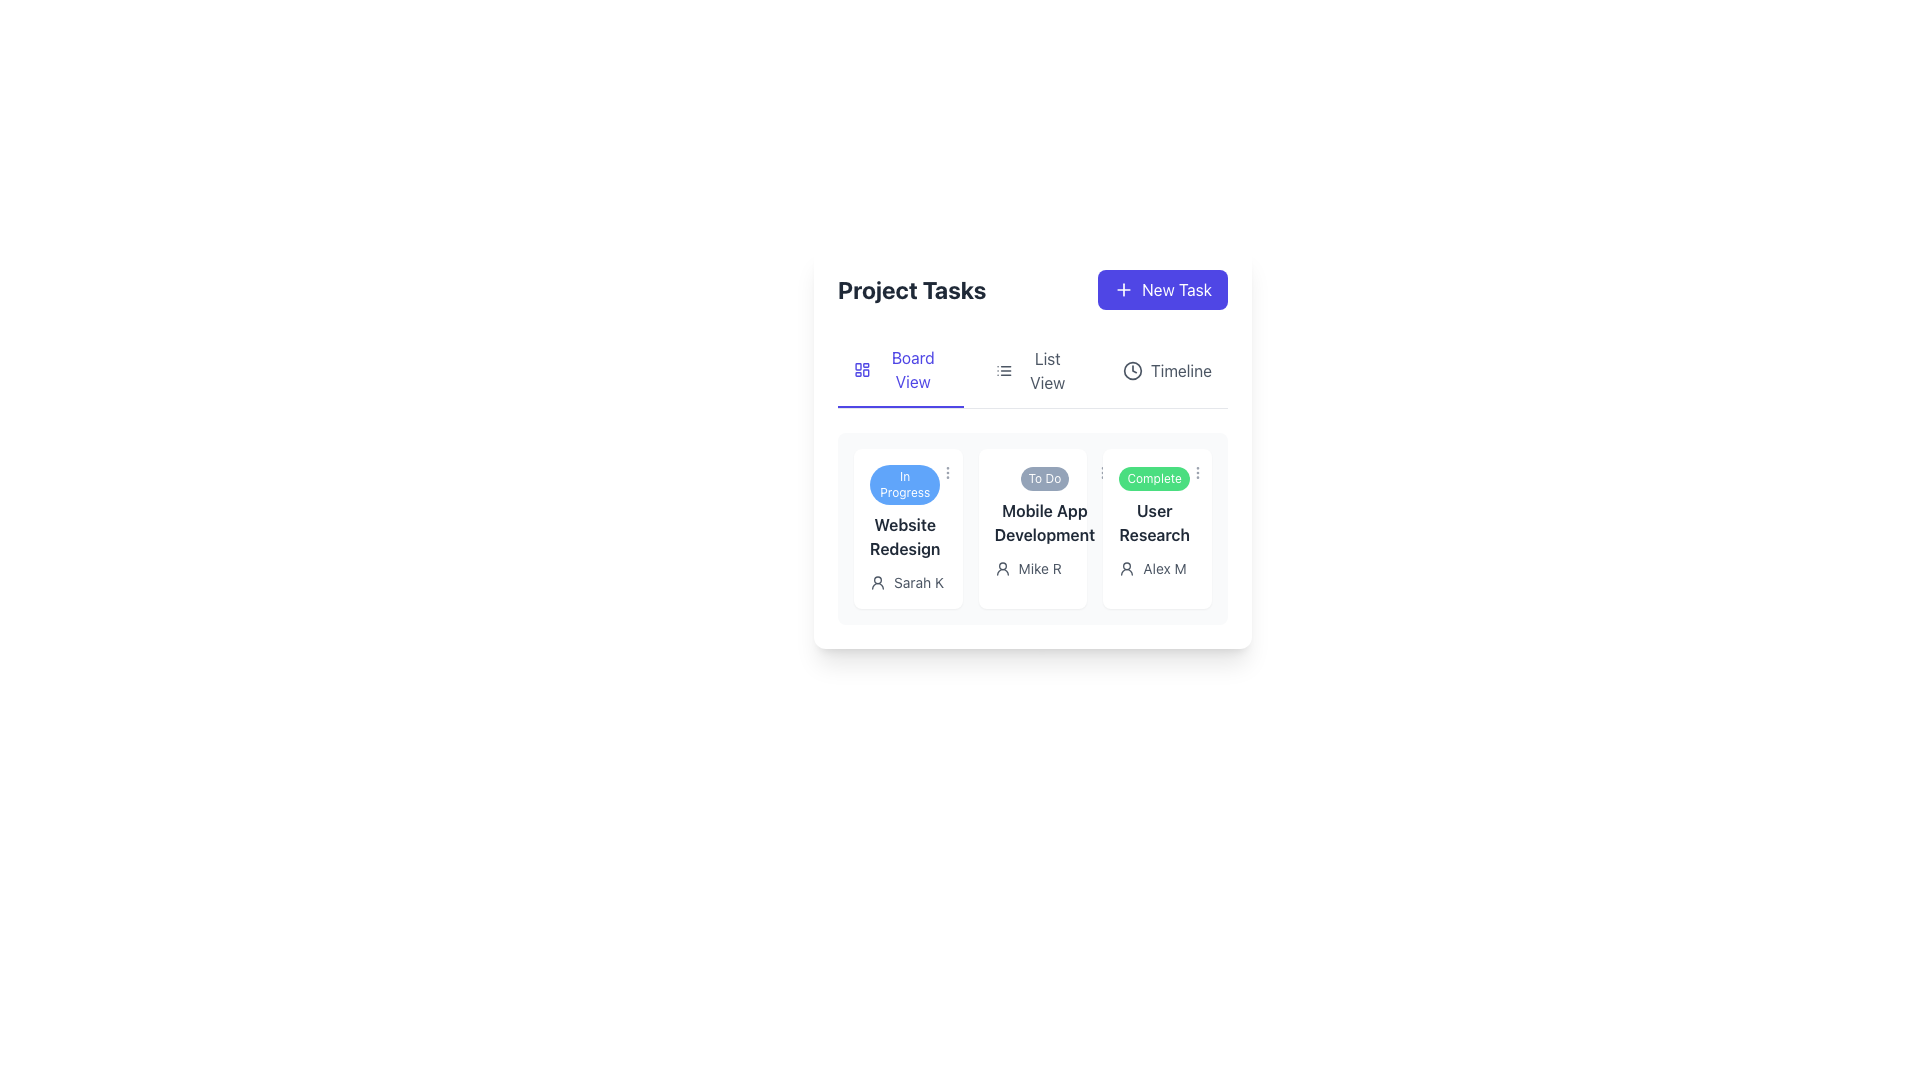 Image resolution: width=1920 pixels, height=1080 pixels. I want to click on the 'List View' button, which is styled with a gray text and a list-like icon, located beneath the 'Project Tasks' section and positioned between 'Board View' and 'Timeline', so click(1035, 370).